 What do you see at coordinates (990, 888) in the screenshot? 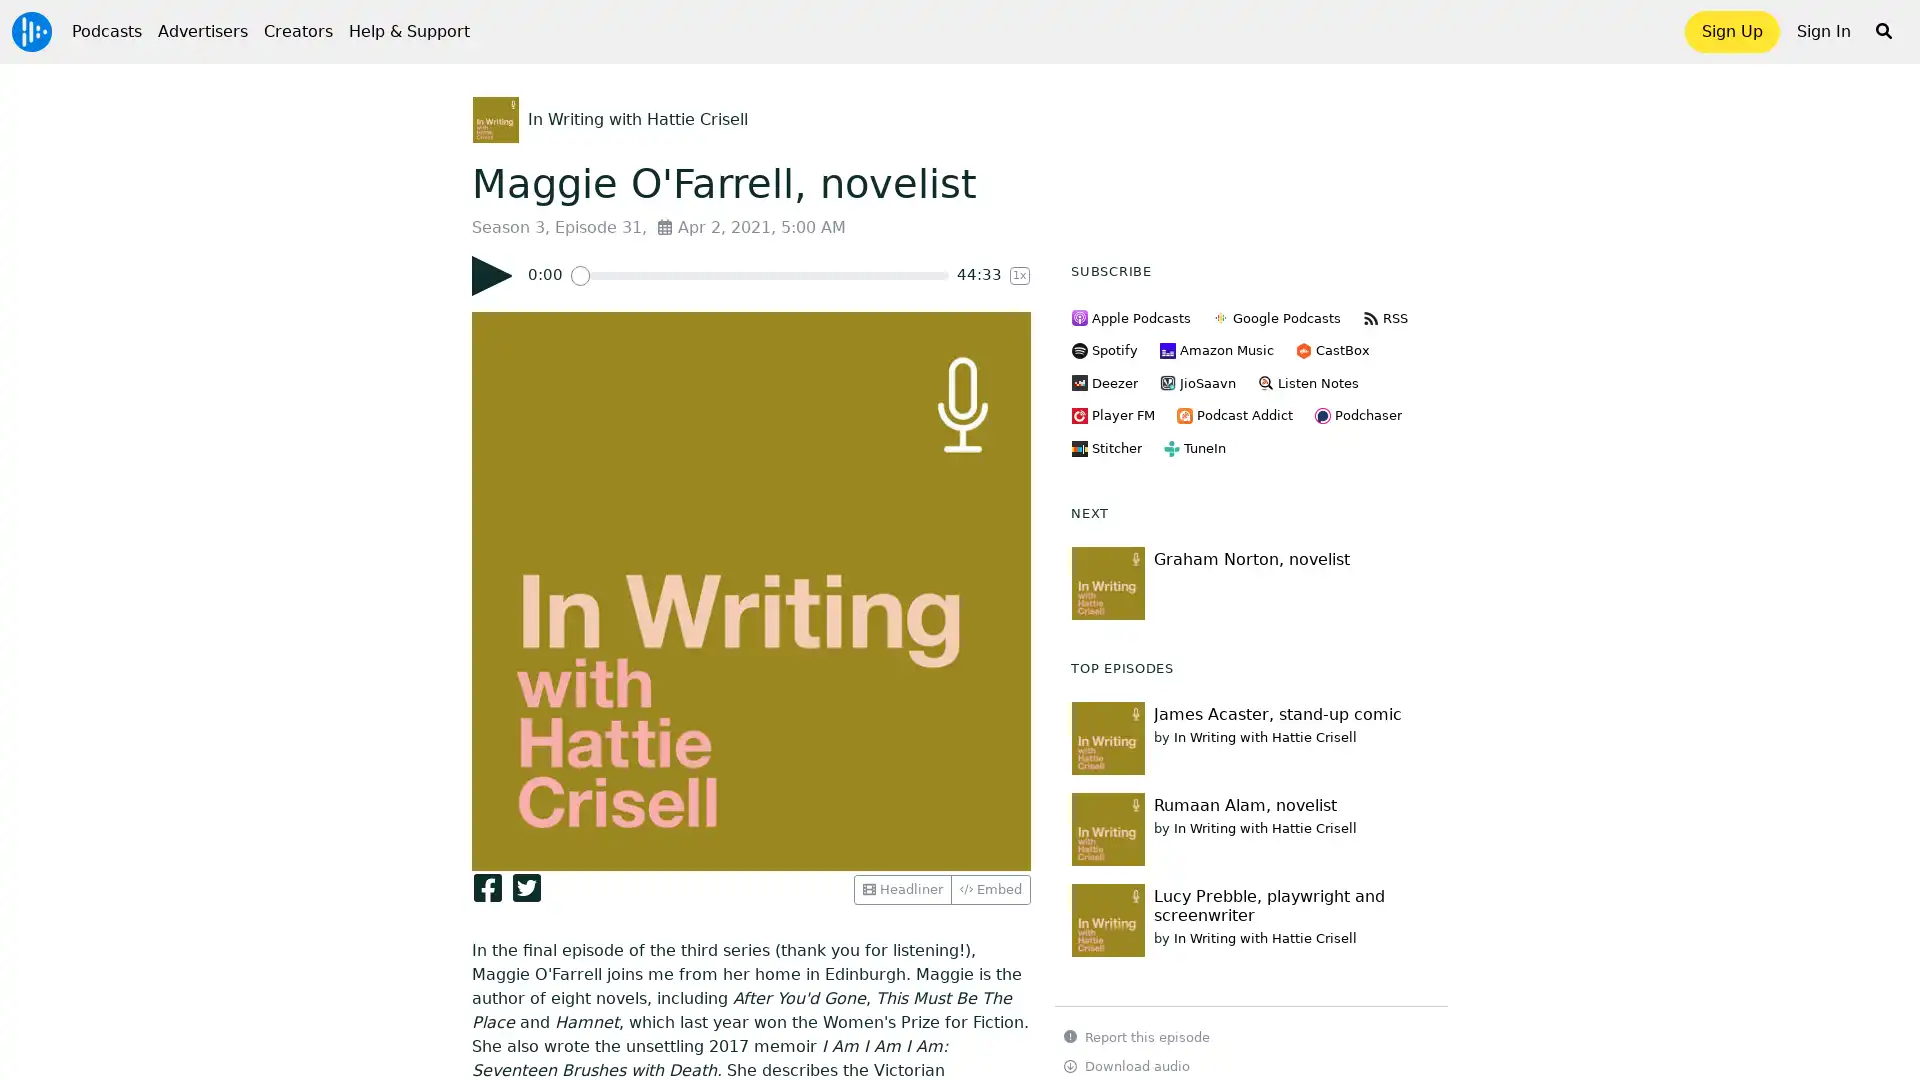
I see `Embed` at bounding box center [990, 888].